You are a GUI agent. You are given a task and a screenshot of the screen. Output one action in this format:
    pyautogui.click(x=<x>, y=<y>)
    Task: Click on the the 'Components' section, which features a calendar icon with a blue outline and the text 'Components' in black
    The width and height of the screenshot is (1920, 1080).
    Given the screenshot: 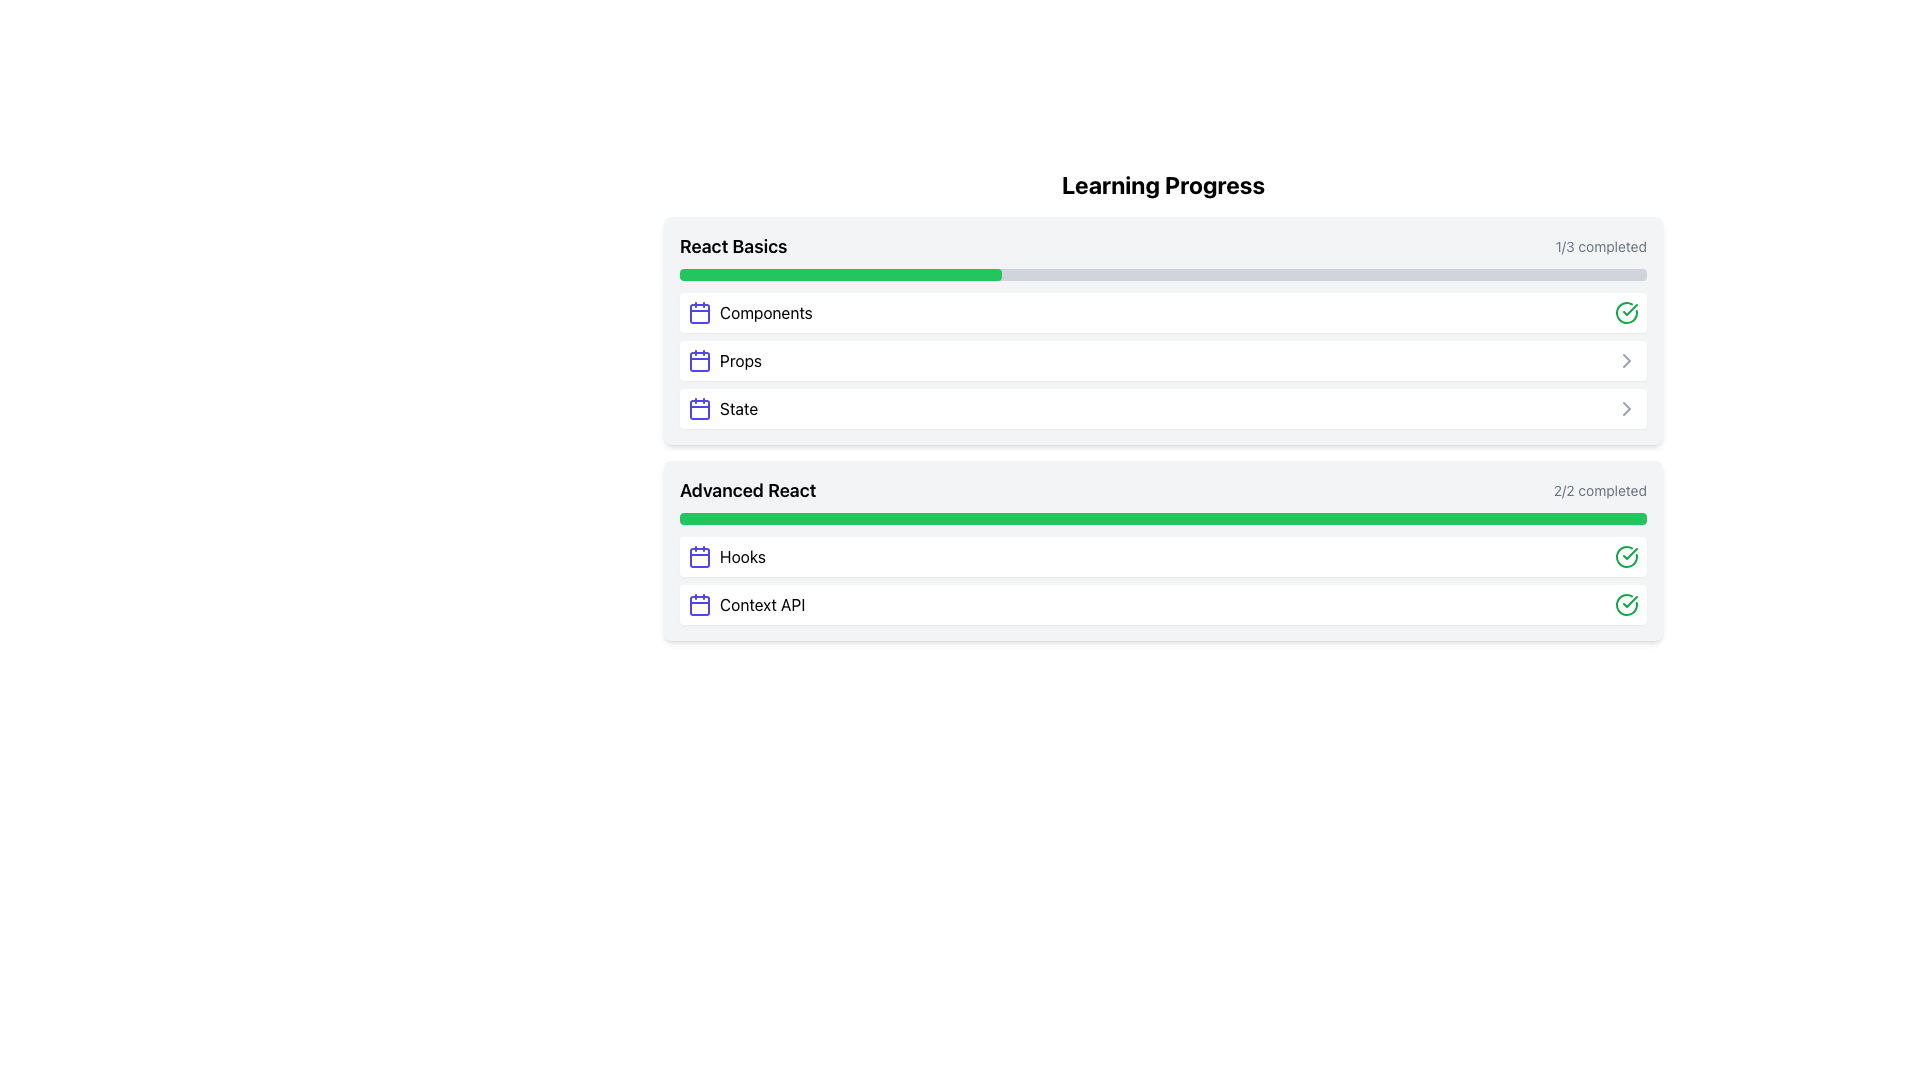 What is the action you would take?
    pyautogui.click(x=749, y=312)
    